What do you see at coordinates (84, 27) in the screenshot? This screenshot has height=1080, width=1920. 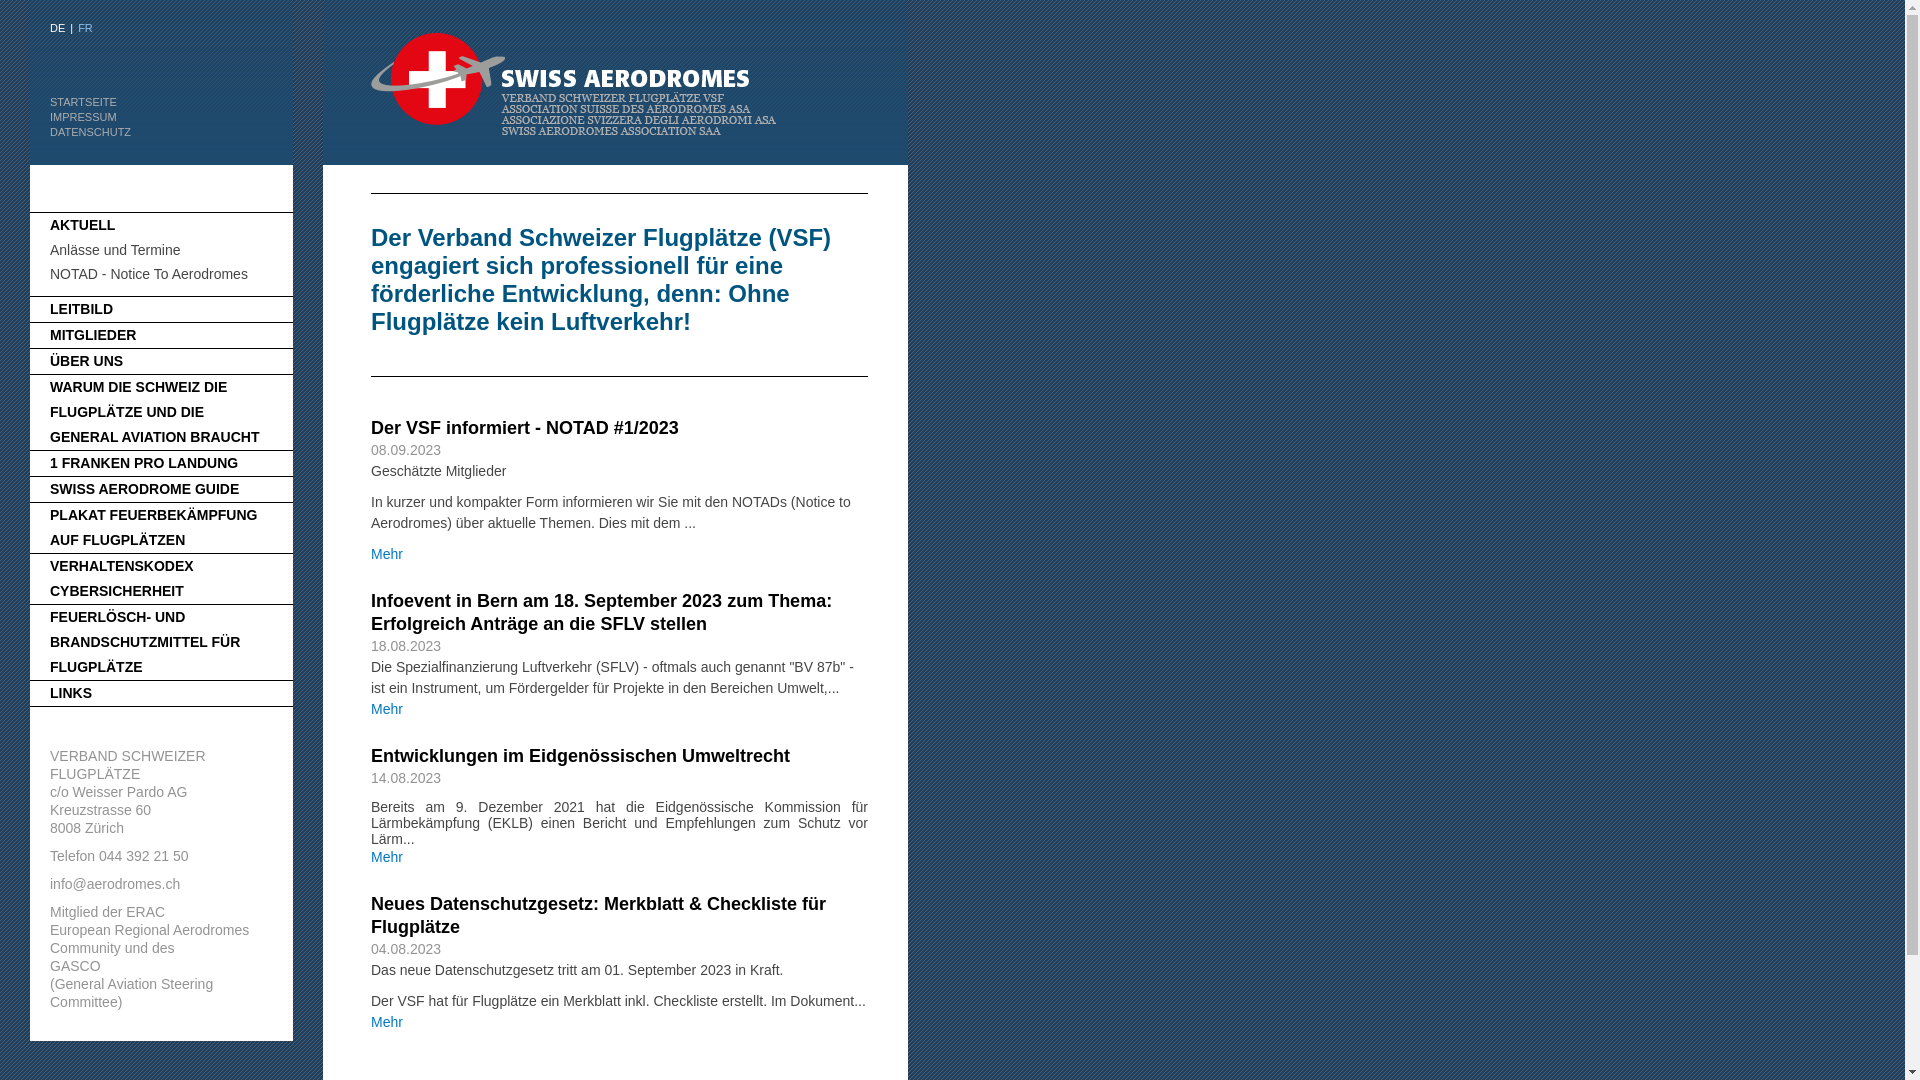 I see `'FR'` at bounding box center [84, 27].